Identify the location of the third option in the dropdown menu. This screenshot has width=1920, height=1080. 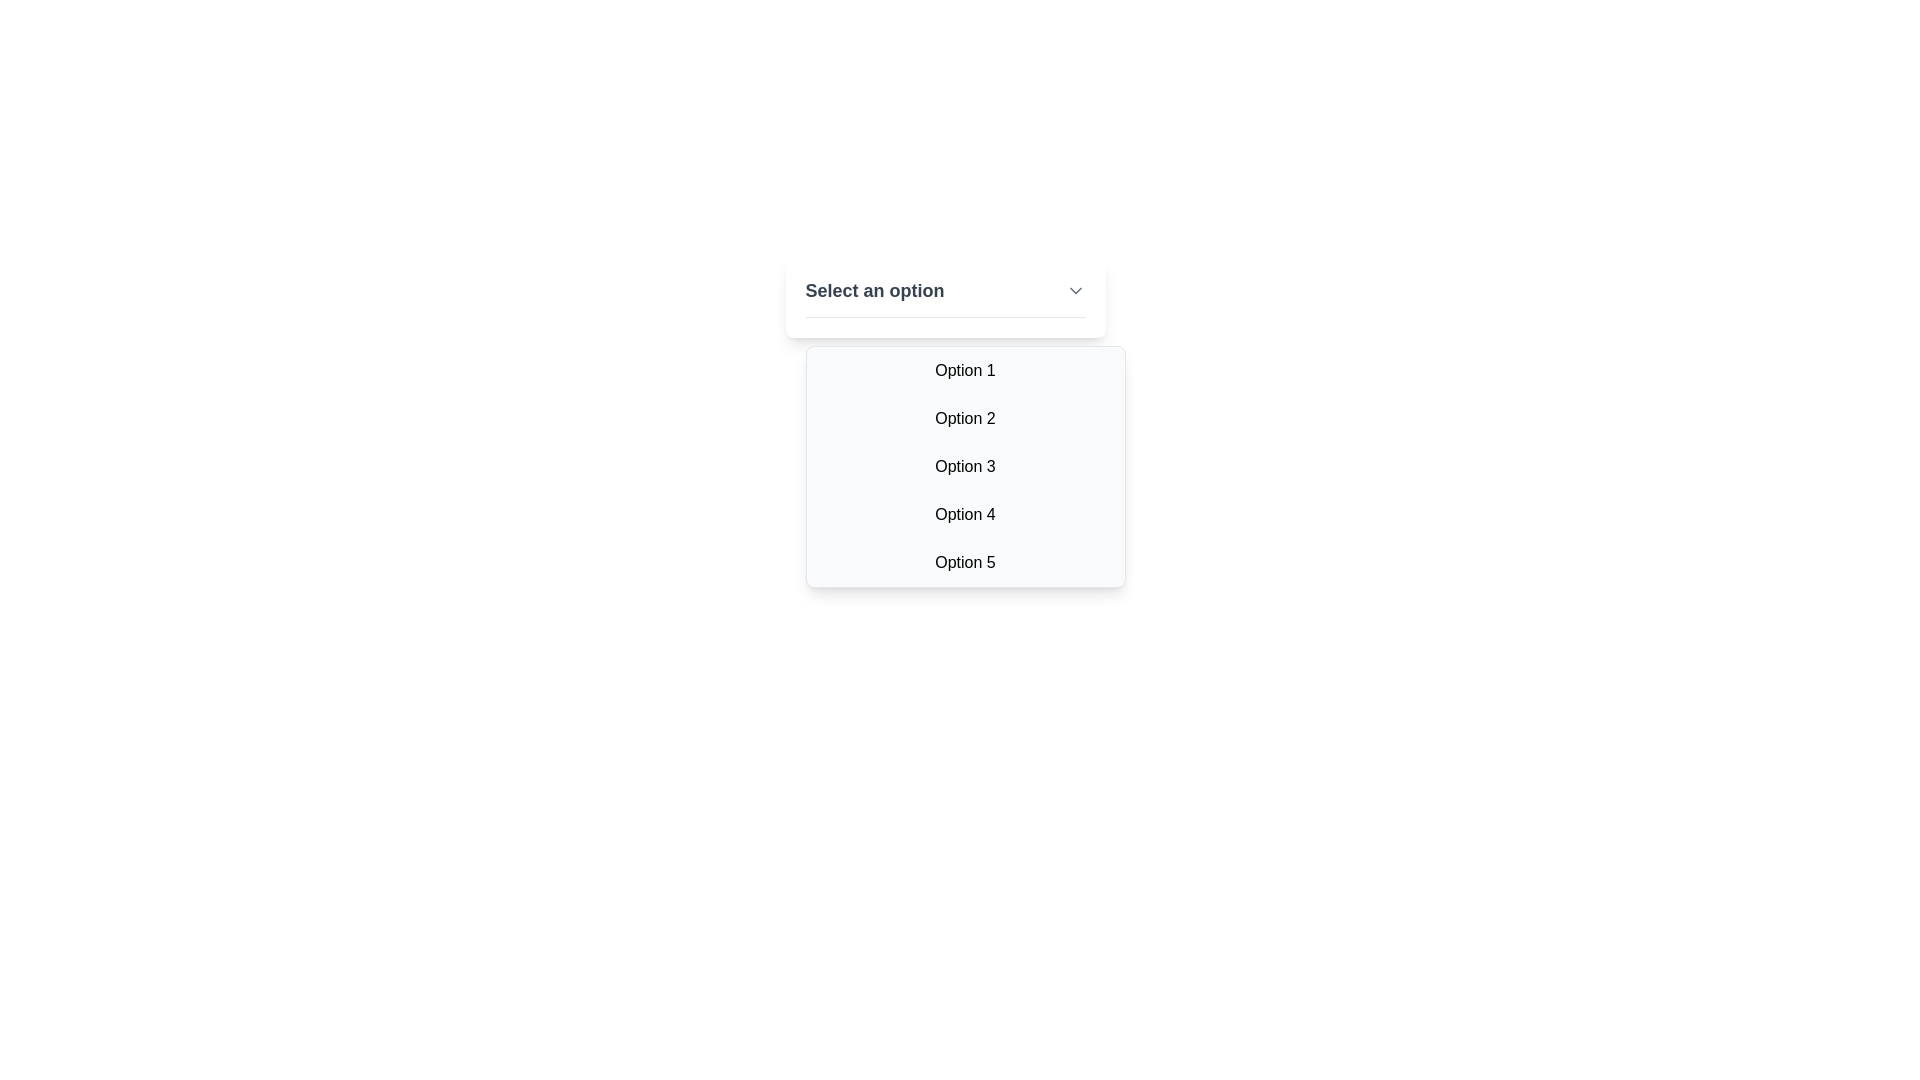
(965, 466).